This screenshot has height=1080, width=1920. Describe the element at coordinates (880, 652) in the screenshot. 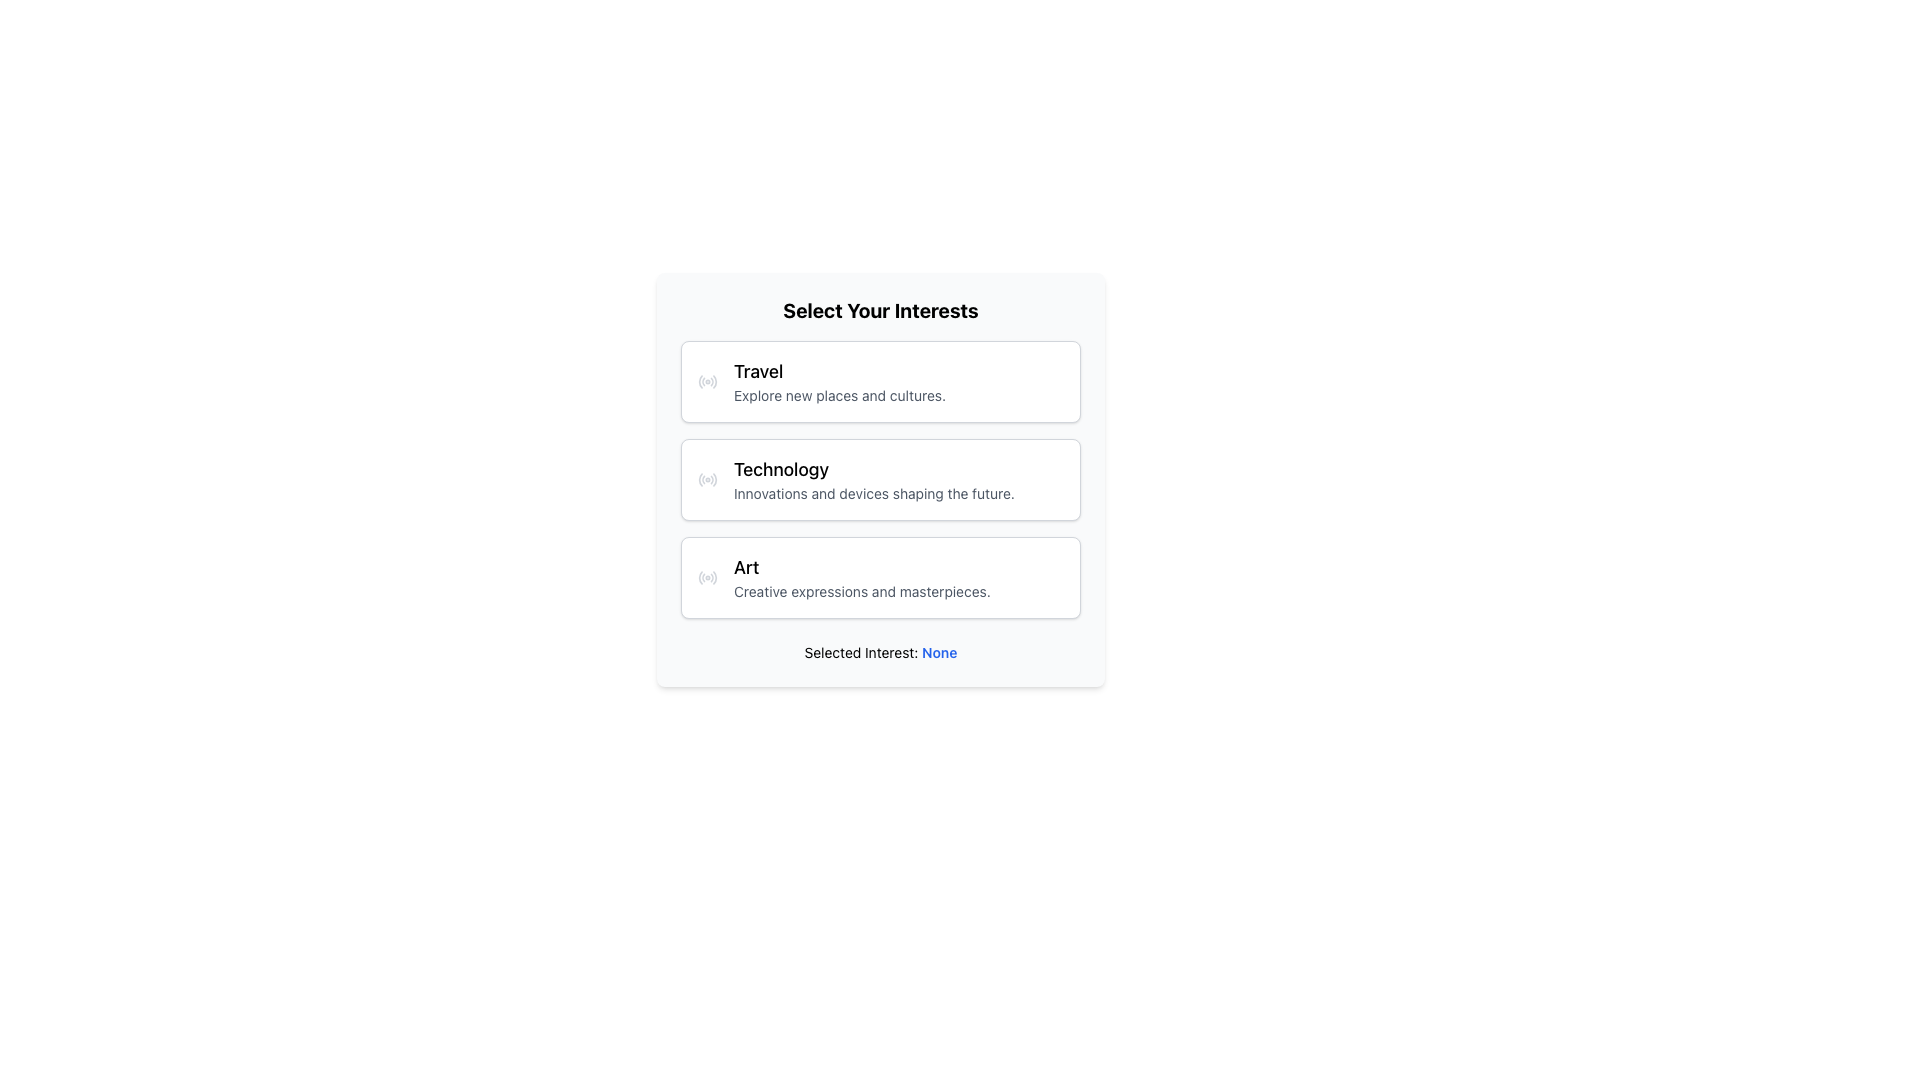

I see `the Text Display that informs the user about the current selection status, indicating that no interest has been selected yet` at that location.